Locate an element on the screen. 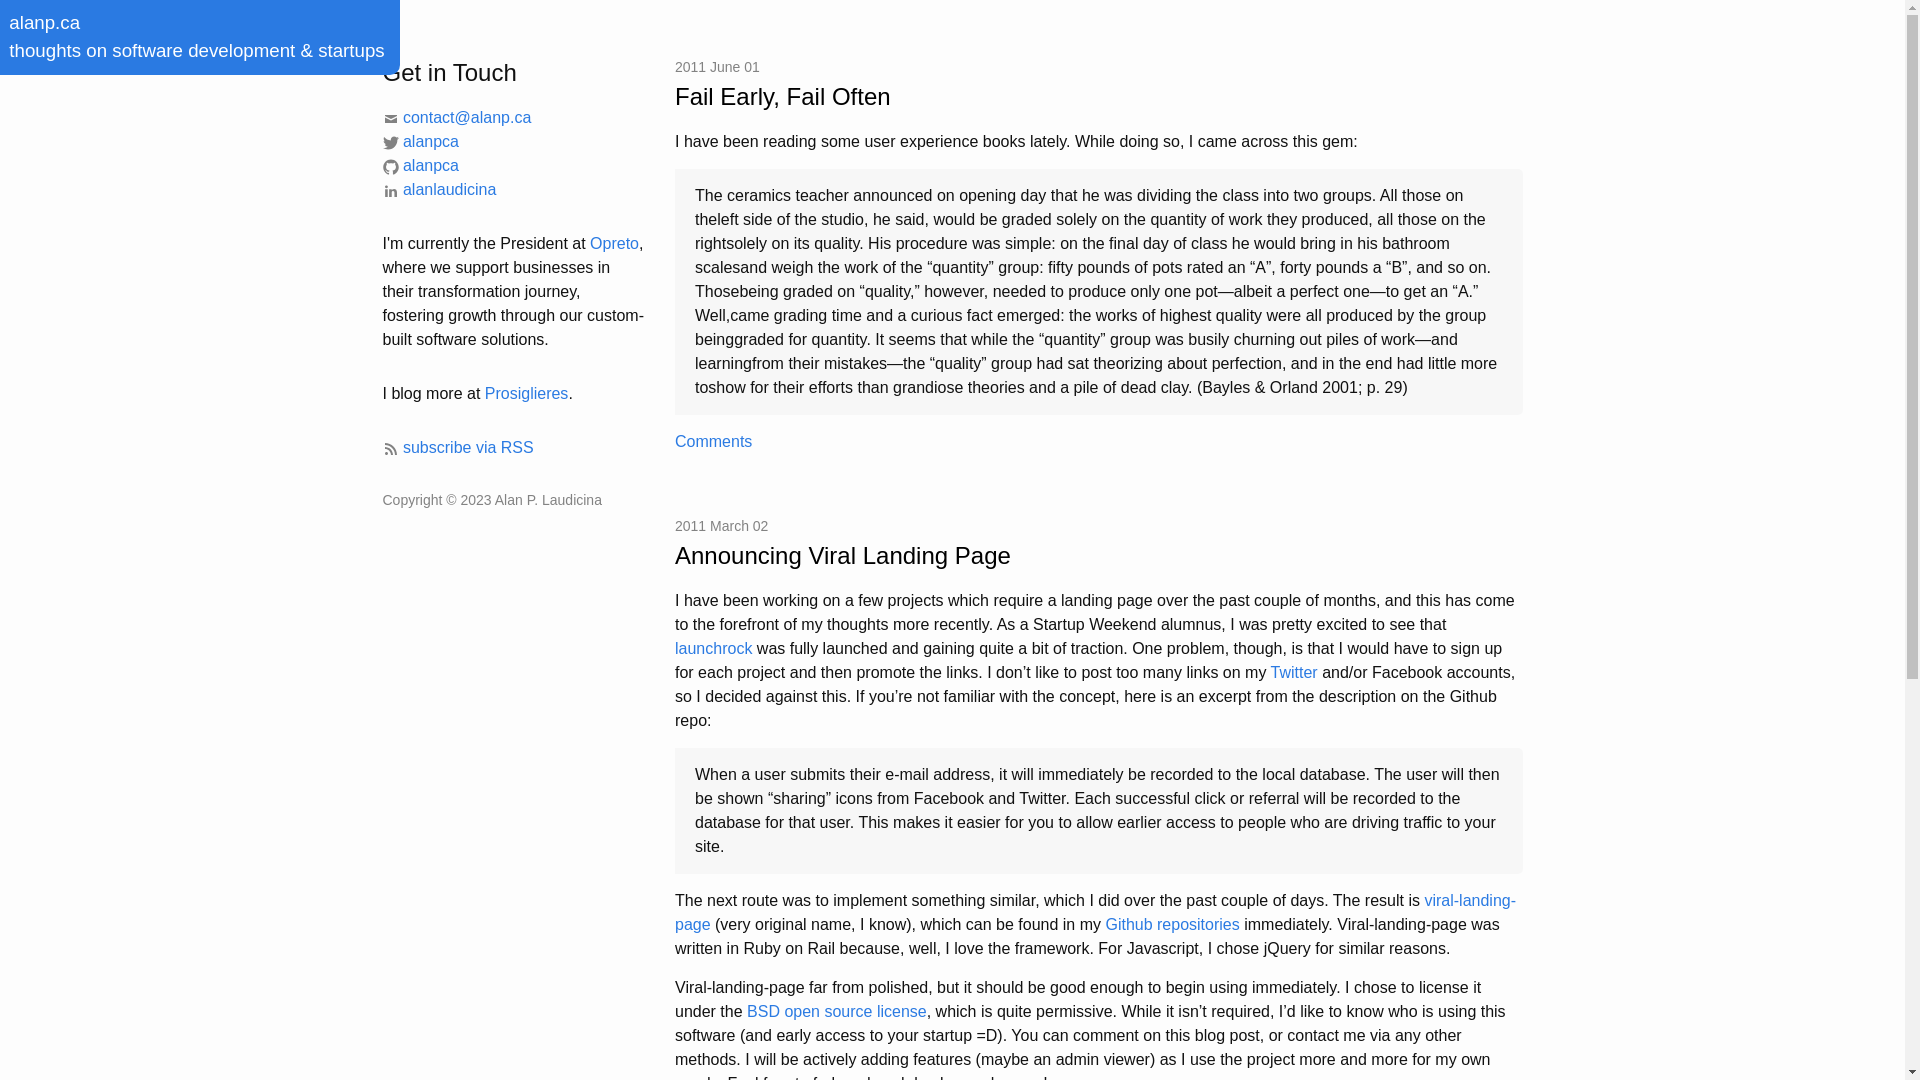  'alanpca' is located at coordinates (419, 164).